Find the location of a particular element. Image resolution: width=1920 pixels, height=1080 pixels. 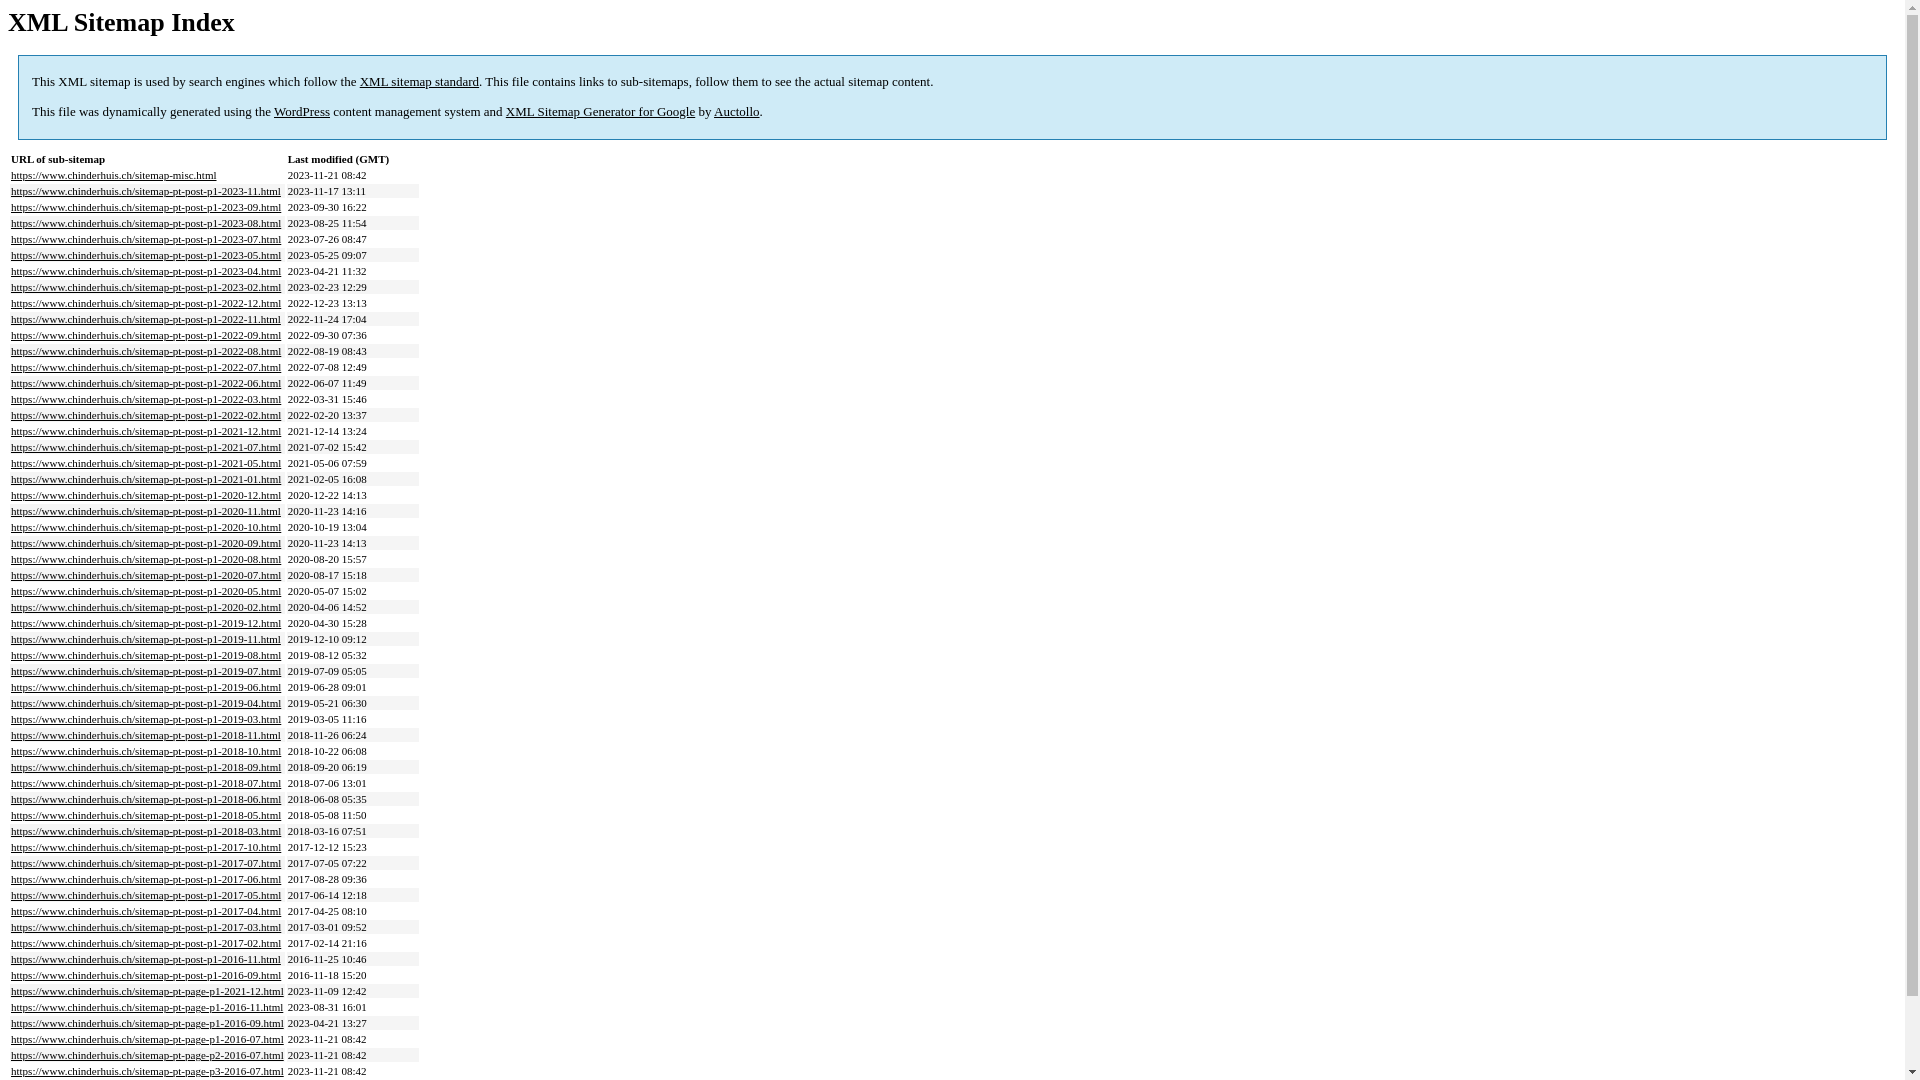

'https://www.chinderhuis.ch/sitemap-pt-post-p1-2022-12.html' is located at coordinates (144, 303).